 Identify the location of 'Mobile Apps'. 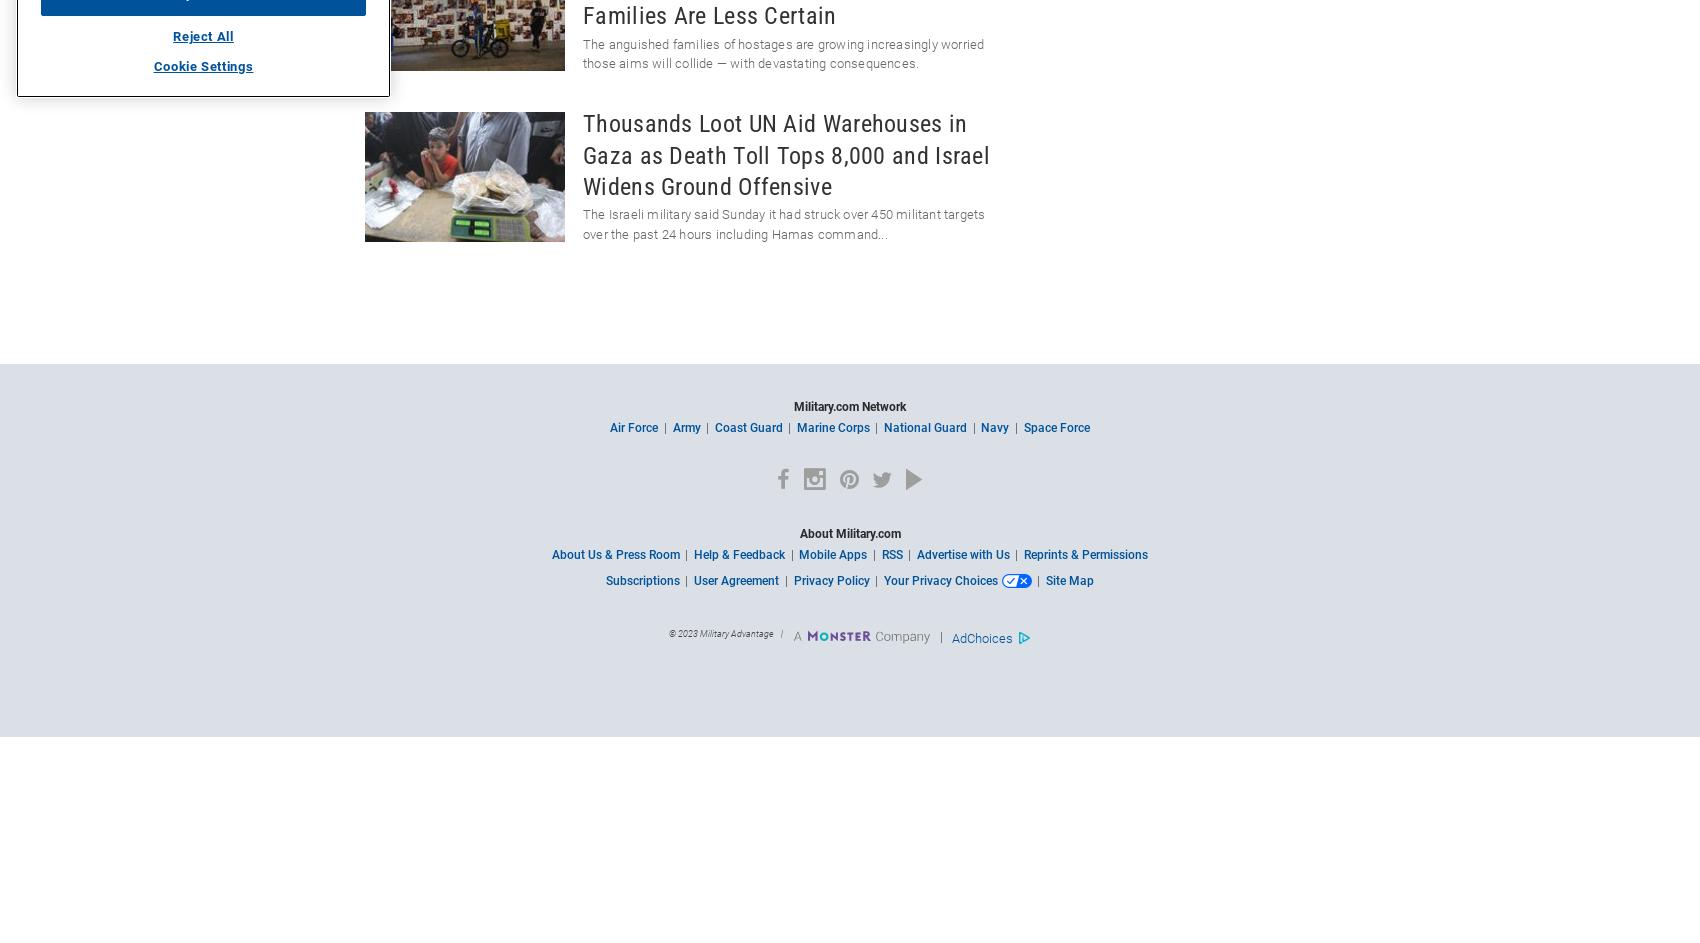
(832, 554).